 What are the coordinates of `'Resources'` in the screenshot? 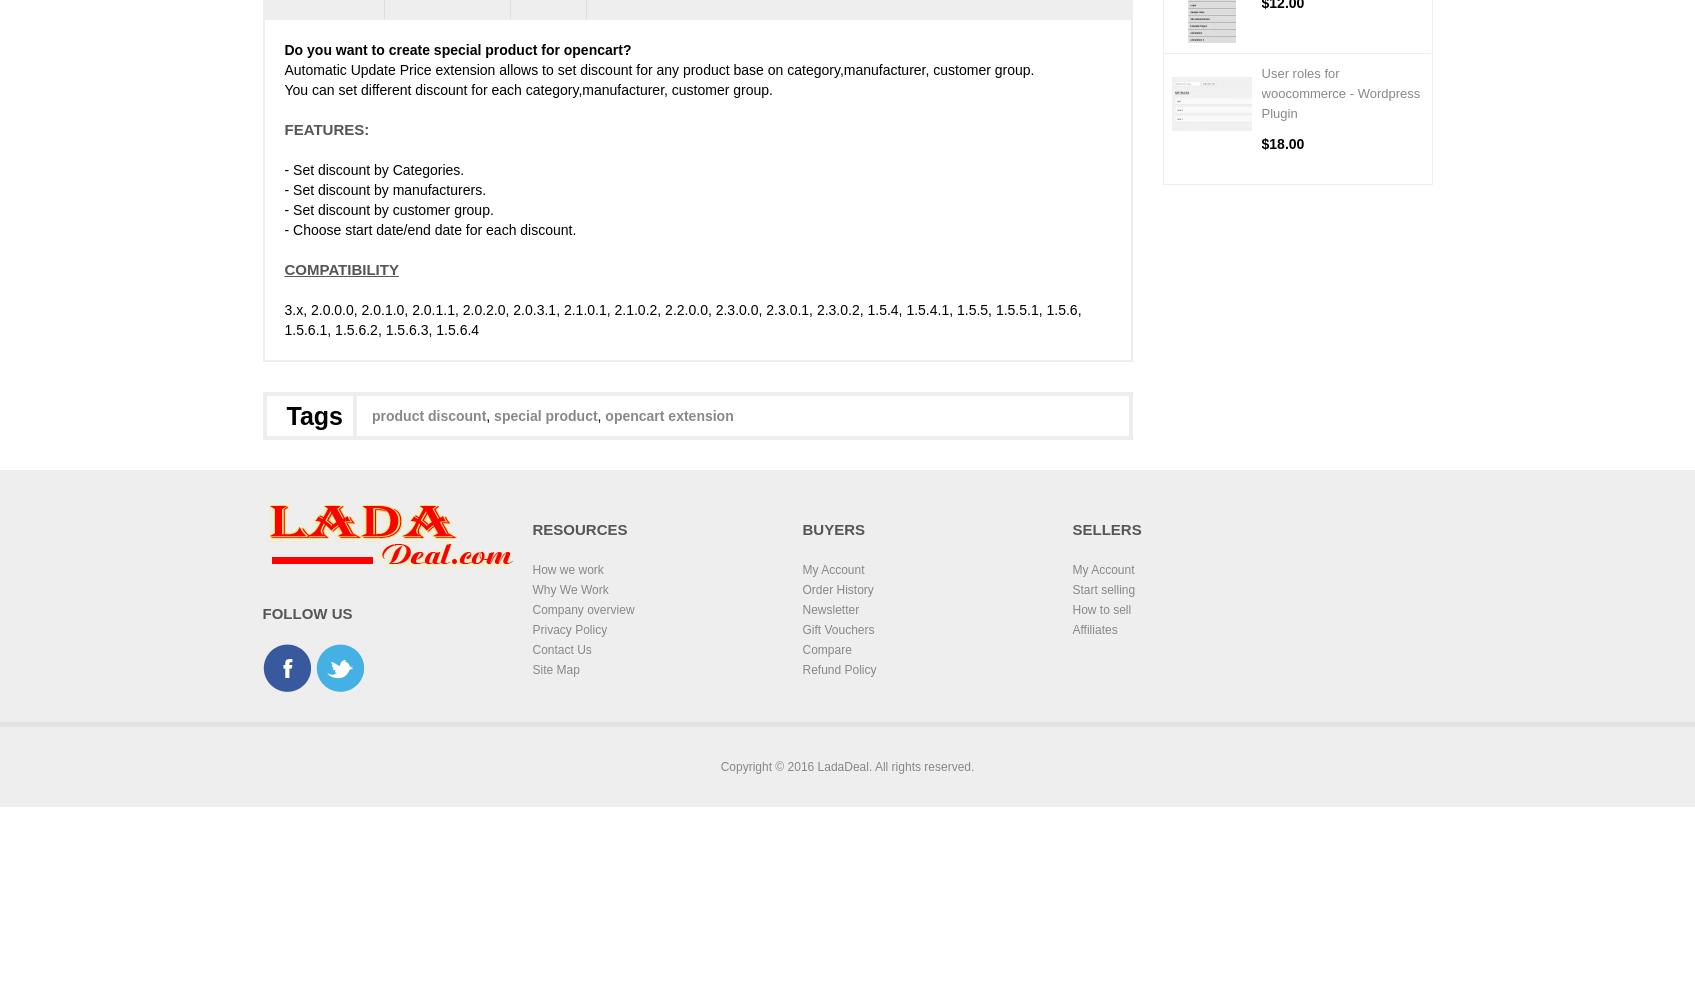 It's located at (532, 528).